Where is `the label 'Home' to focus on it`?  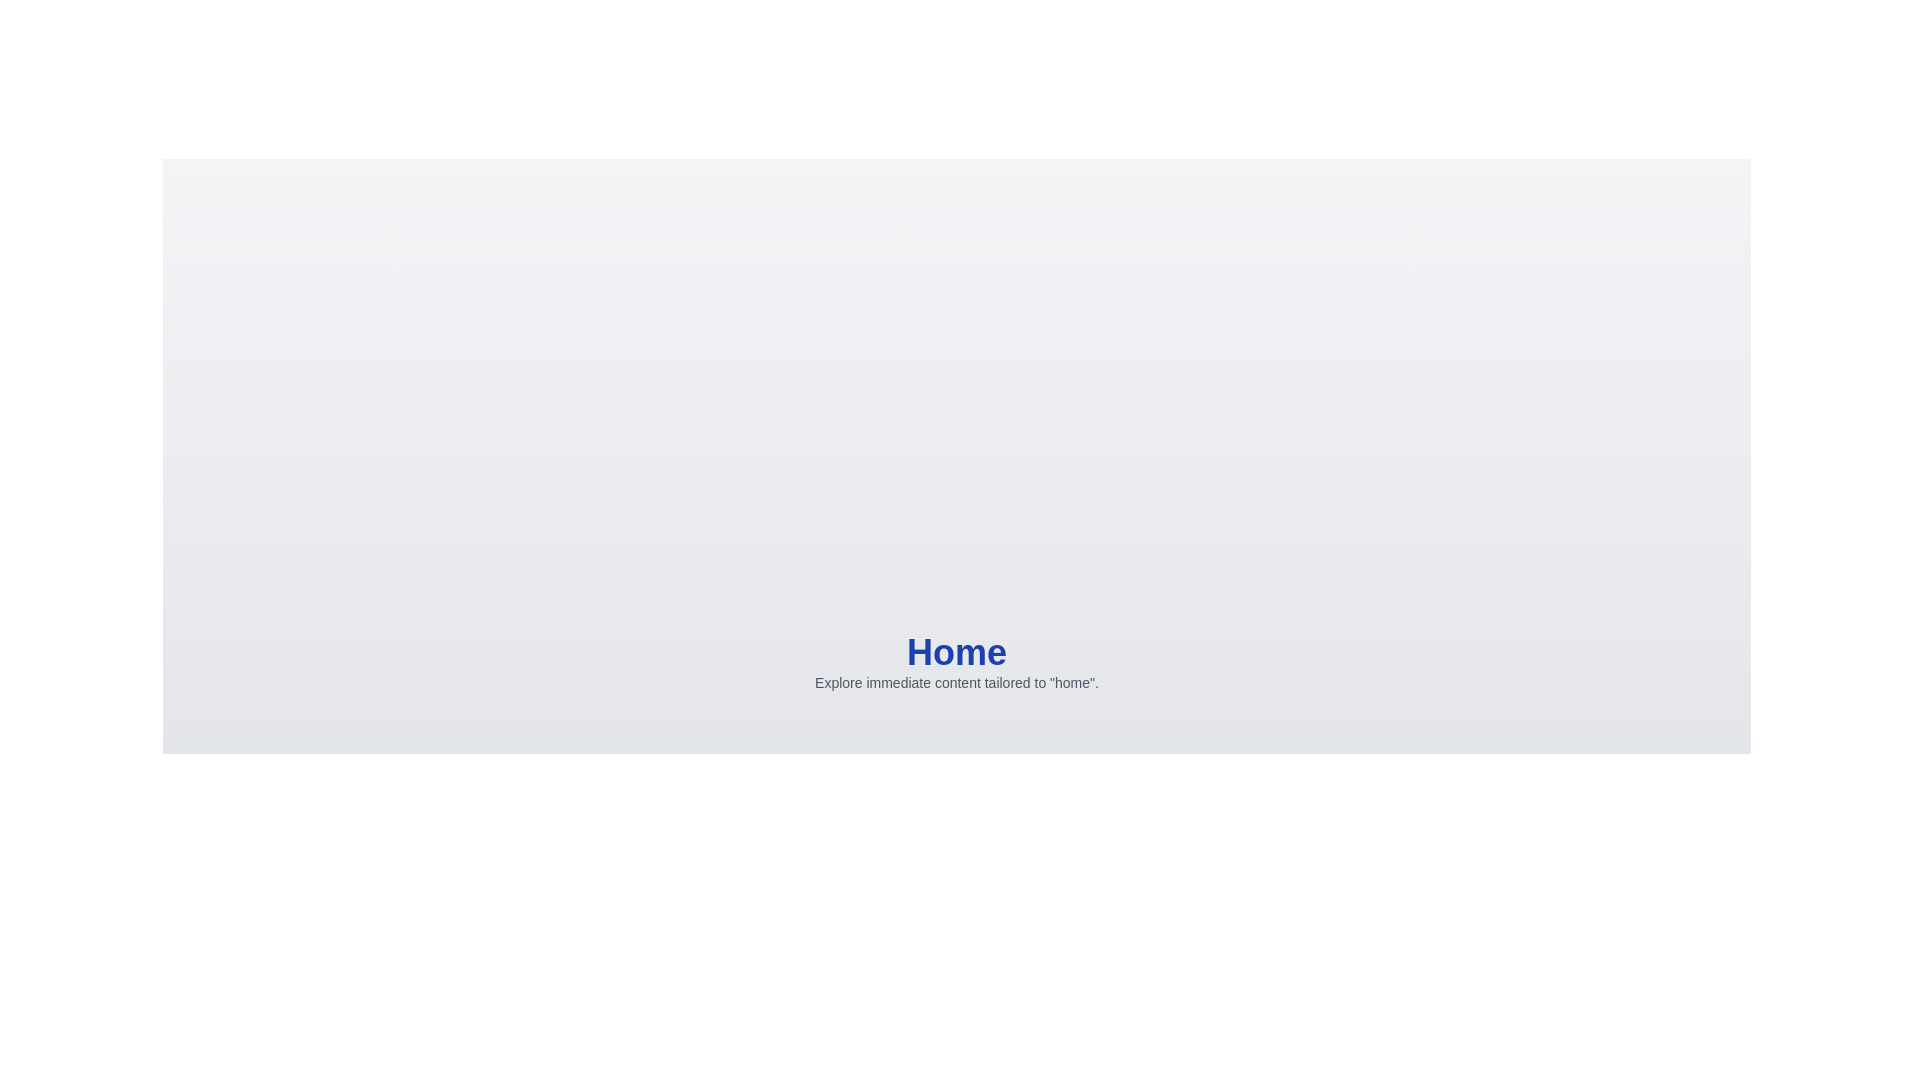 the label 'Home' to focus on it is located at coordinates (955, 652).